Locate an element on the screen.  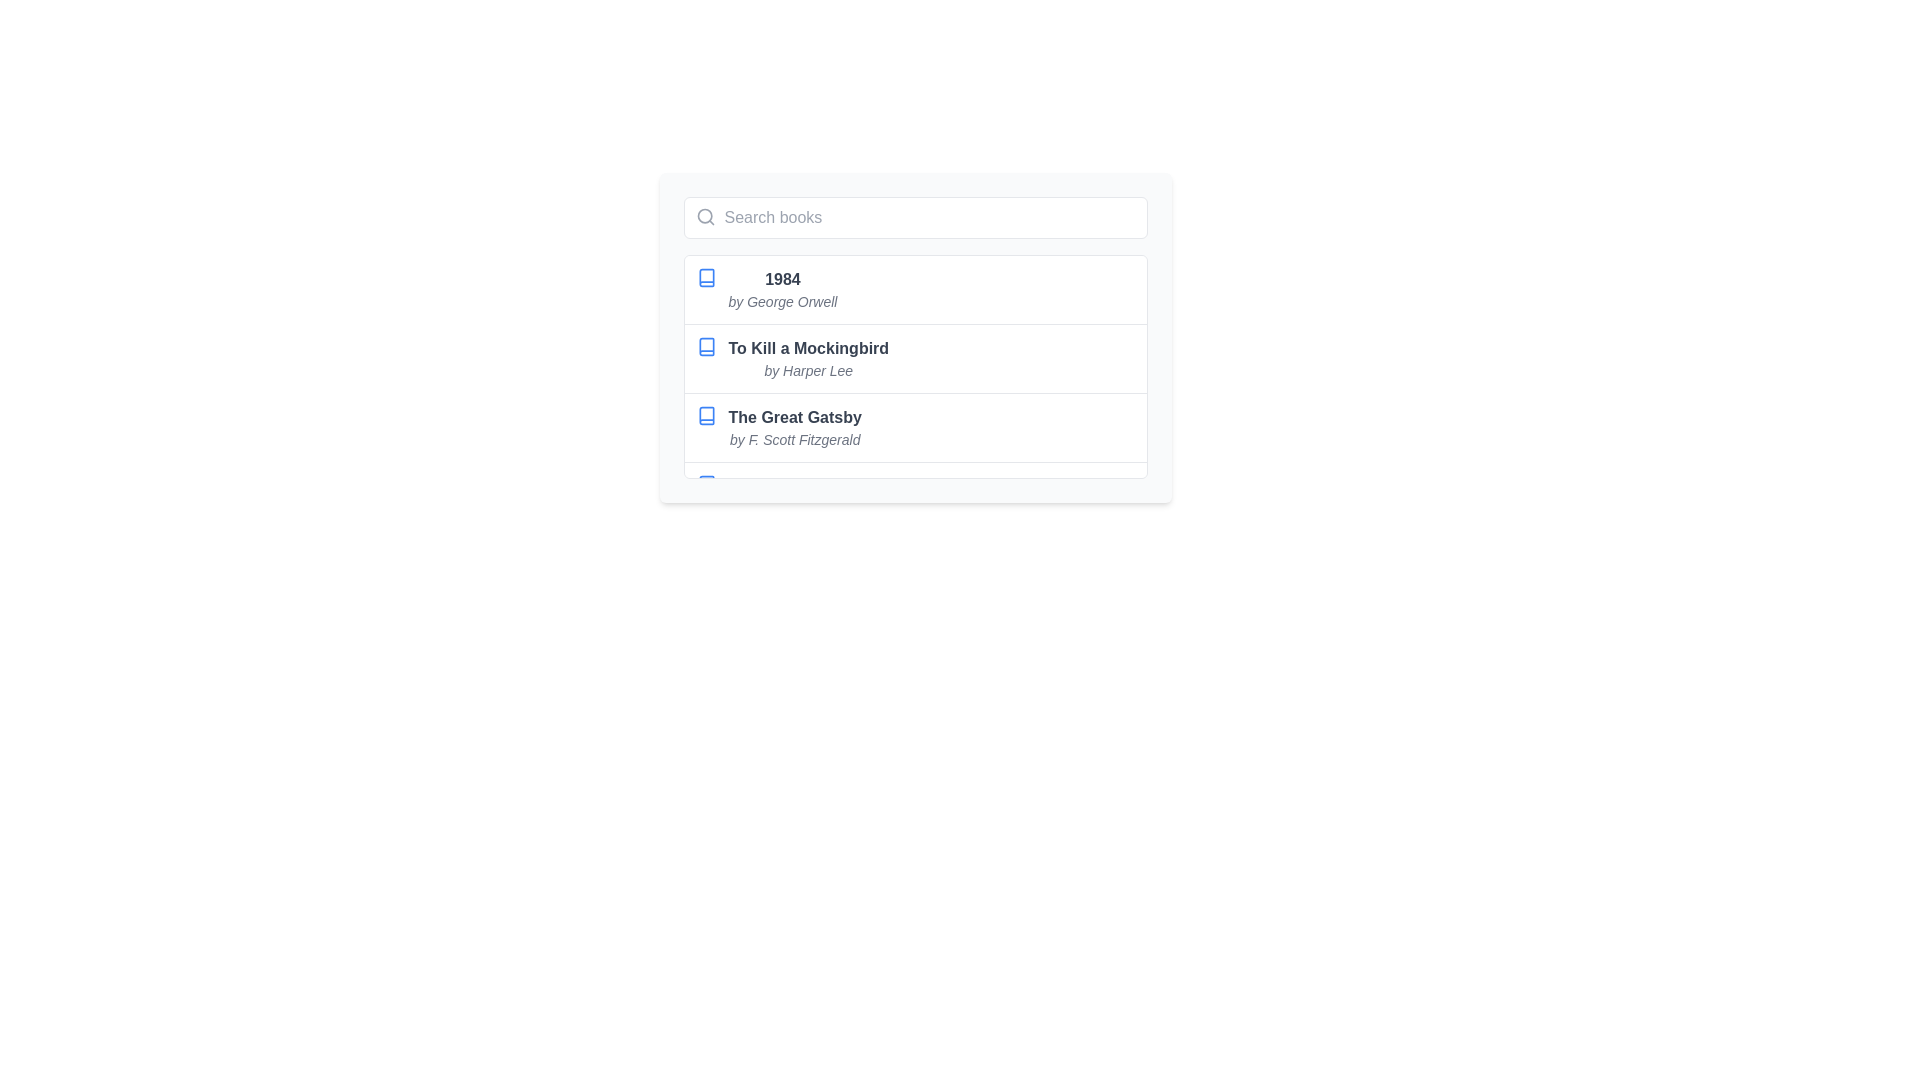
the text label displaying 'The Great Gatsby' is located at coordinates (794, 416).